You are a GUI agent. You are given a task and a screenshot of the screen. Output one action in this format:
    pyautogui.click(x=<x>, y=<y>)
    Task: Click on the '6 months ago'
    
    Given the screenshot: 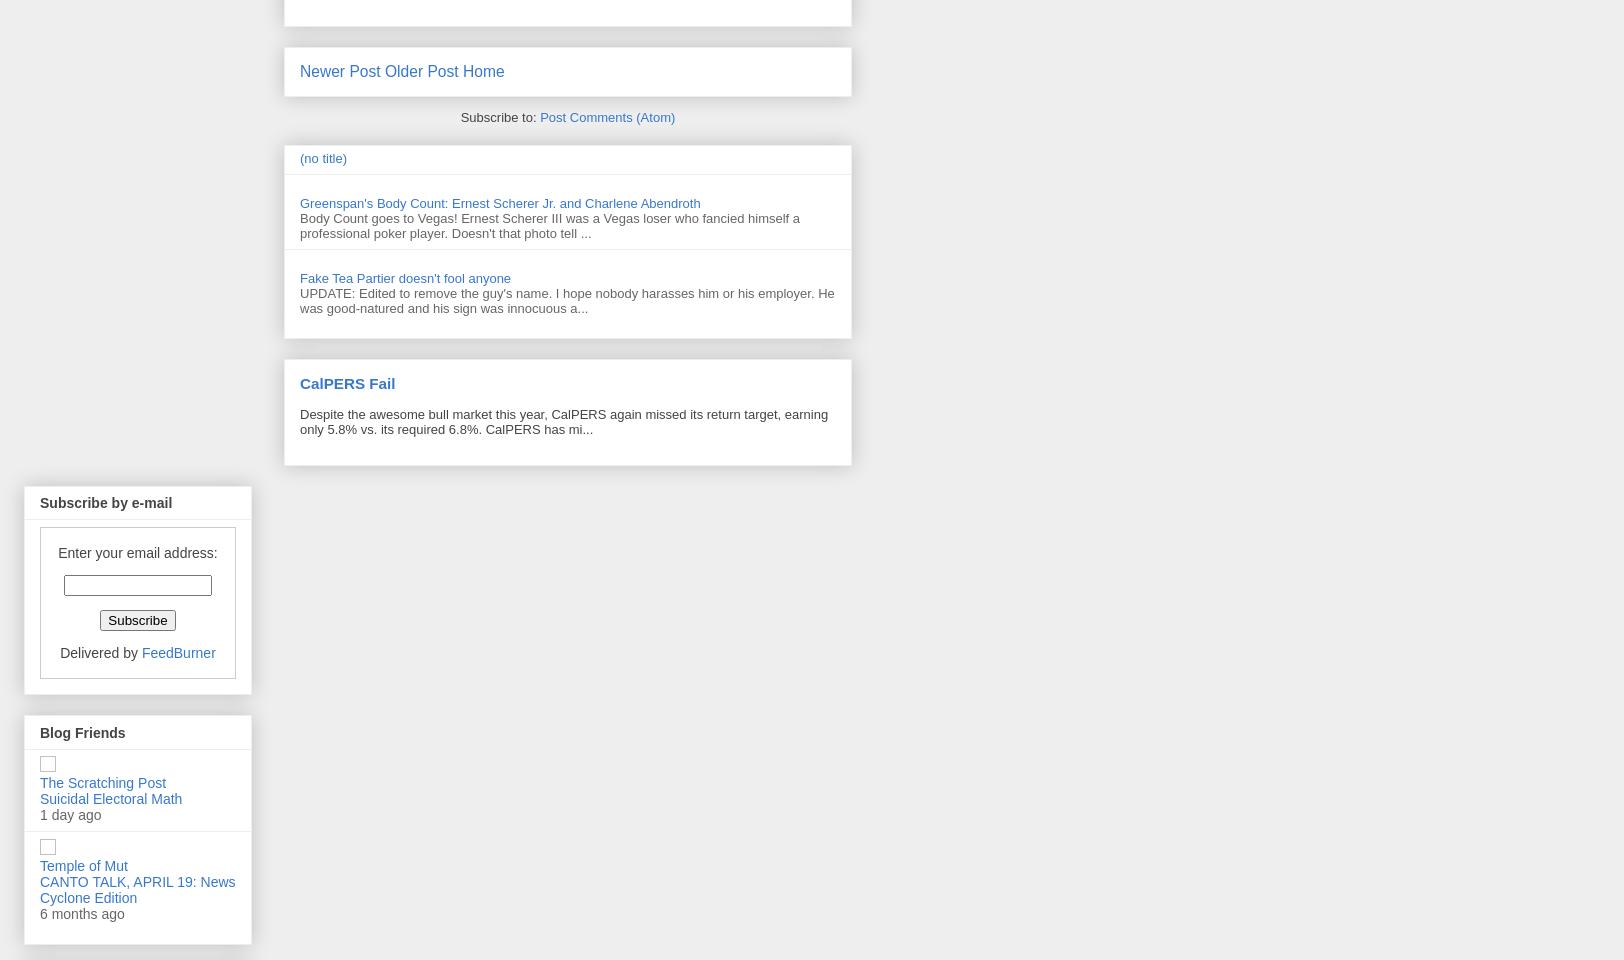 What is the action you would take?
    pyautogui.click(x=39, y=912)
    